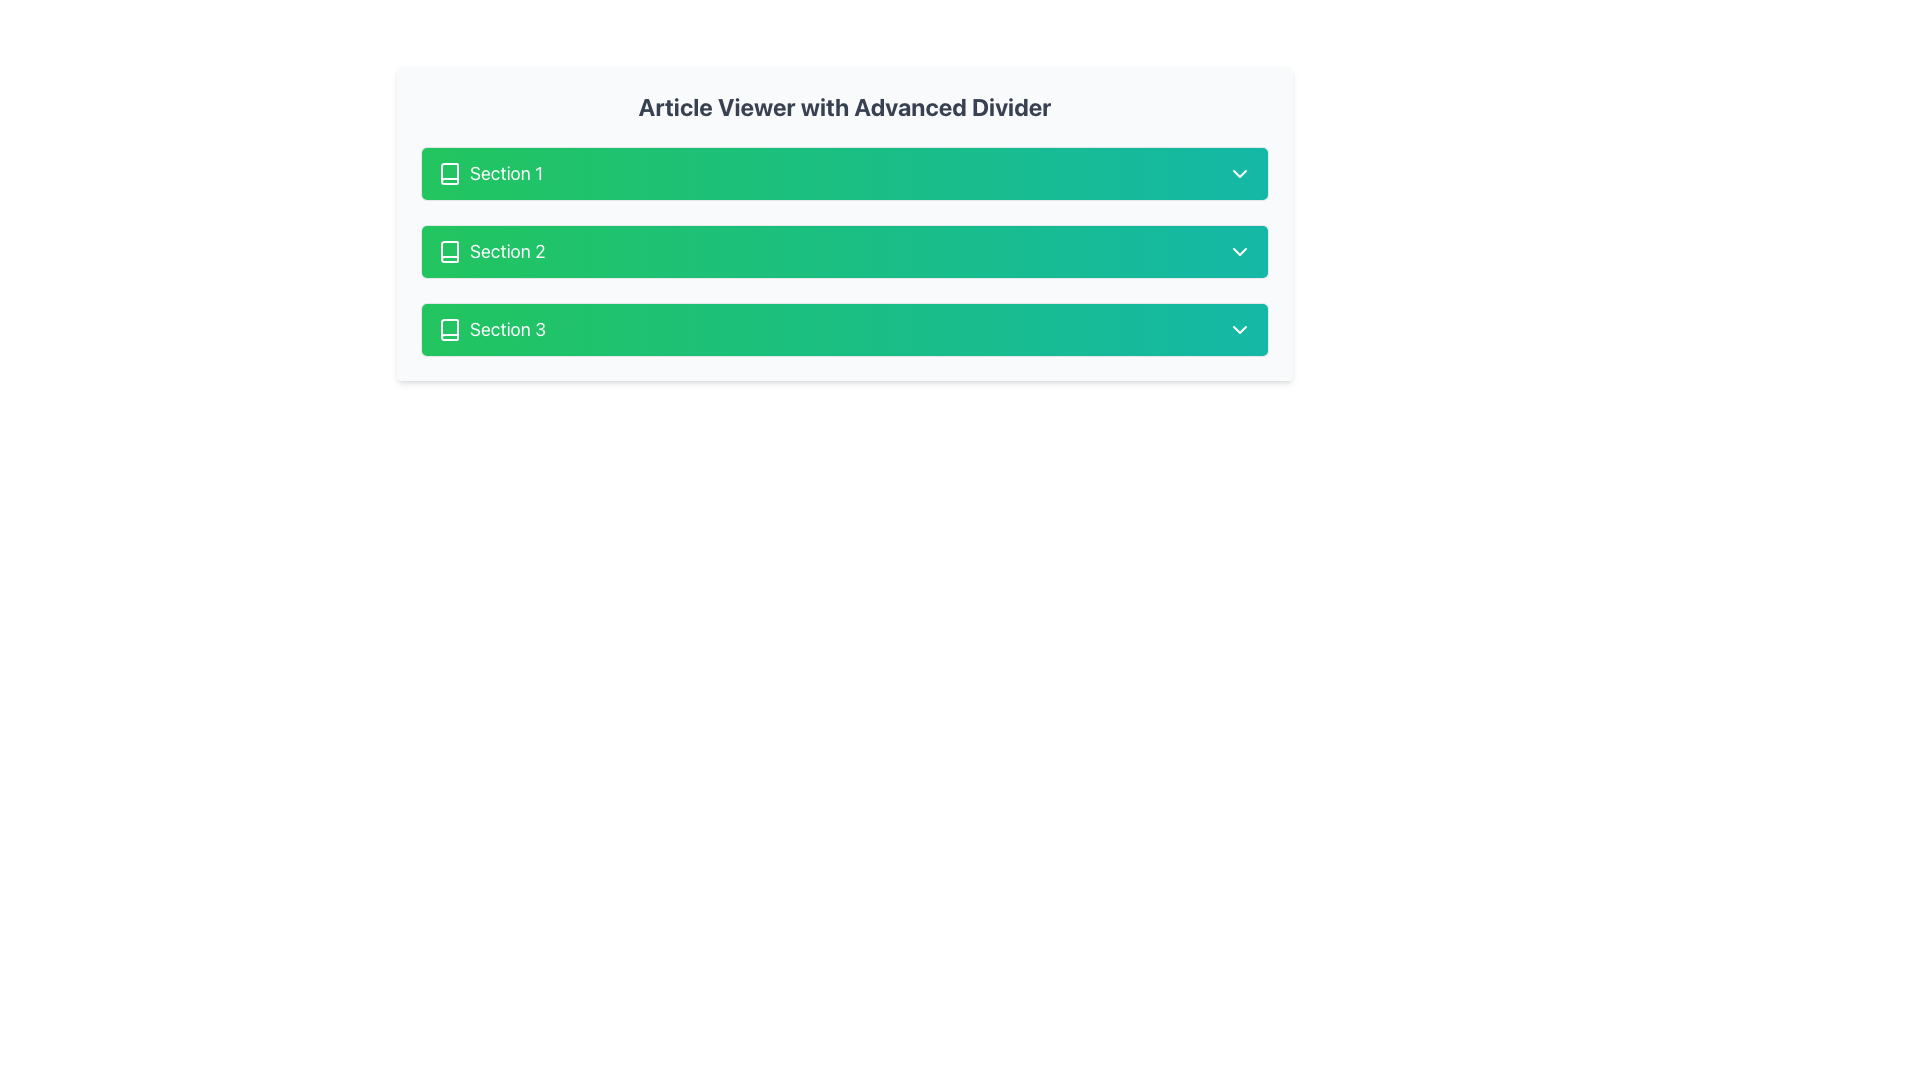  Describe the element at coordinates (1238, 329) in the screenshot. I see `the chevron icon located at the far right of the 'Section 3' bar` at that location.